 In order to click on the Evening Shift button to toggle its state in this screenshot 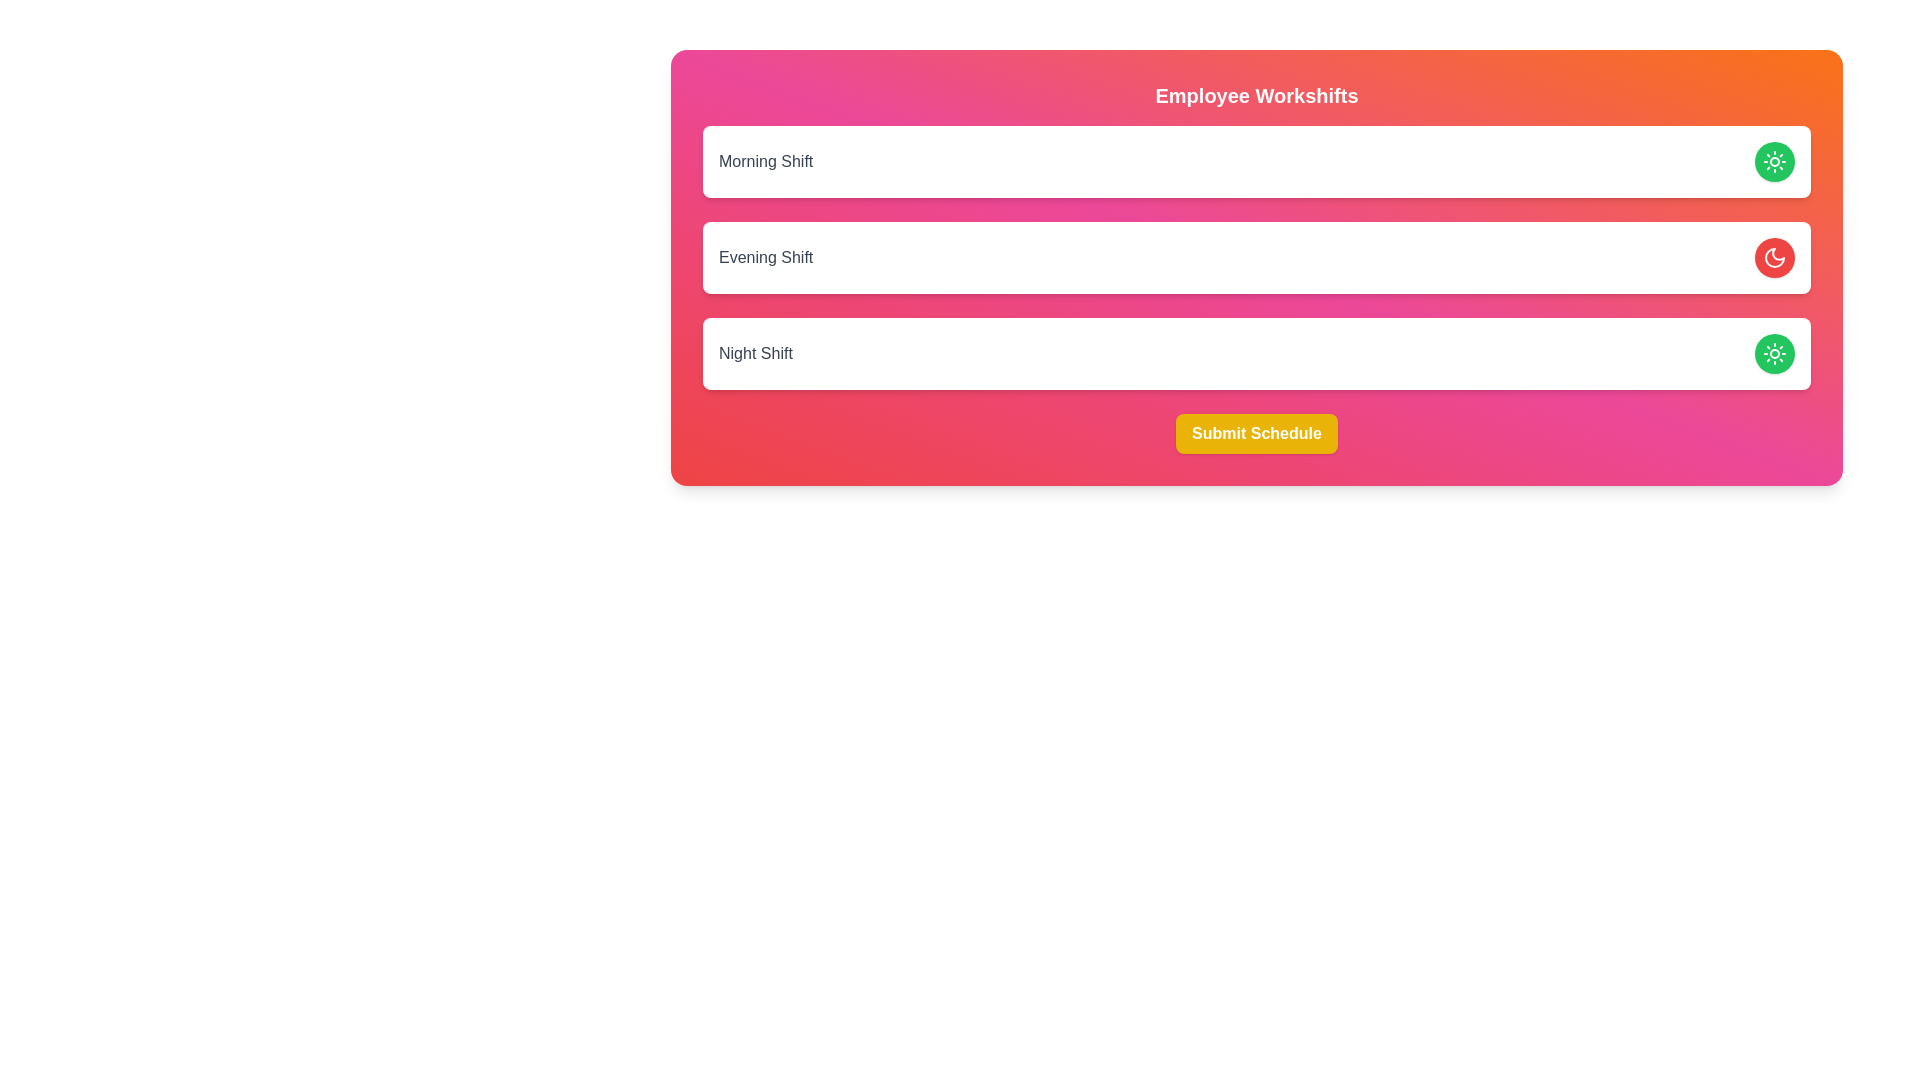, I will do `click(1775, 257)`.